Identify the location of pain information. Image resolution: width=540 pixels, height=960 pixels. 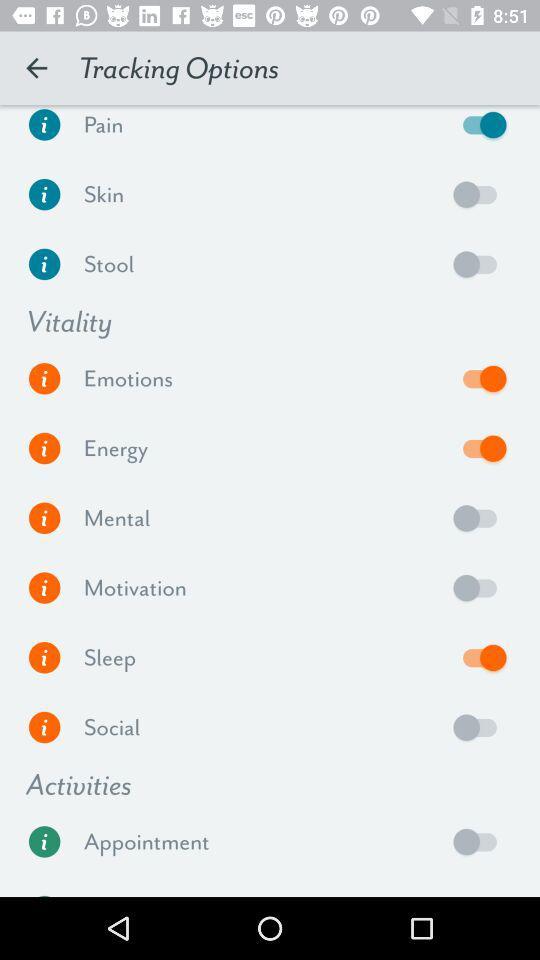
(44, 129).